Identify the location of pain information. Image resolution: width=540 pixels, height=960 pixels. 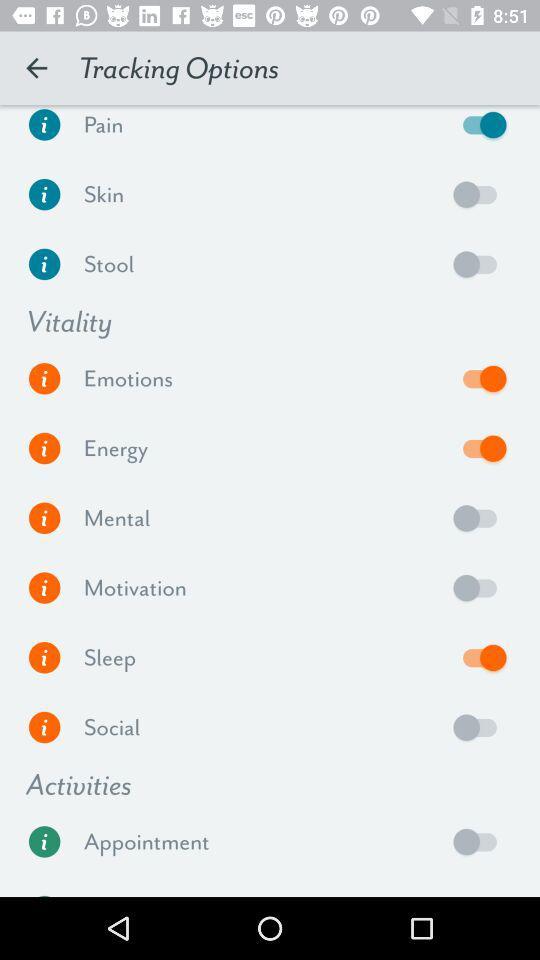
(44, 129).